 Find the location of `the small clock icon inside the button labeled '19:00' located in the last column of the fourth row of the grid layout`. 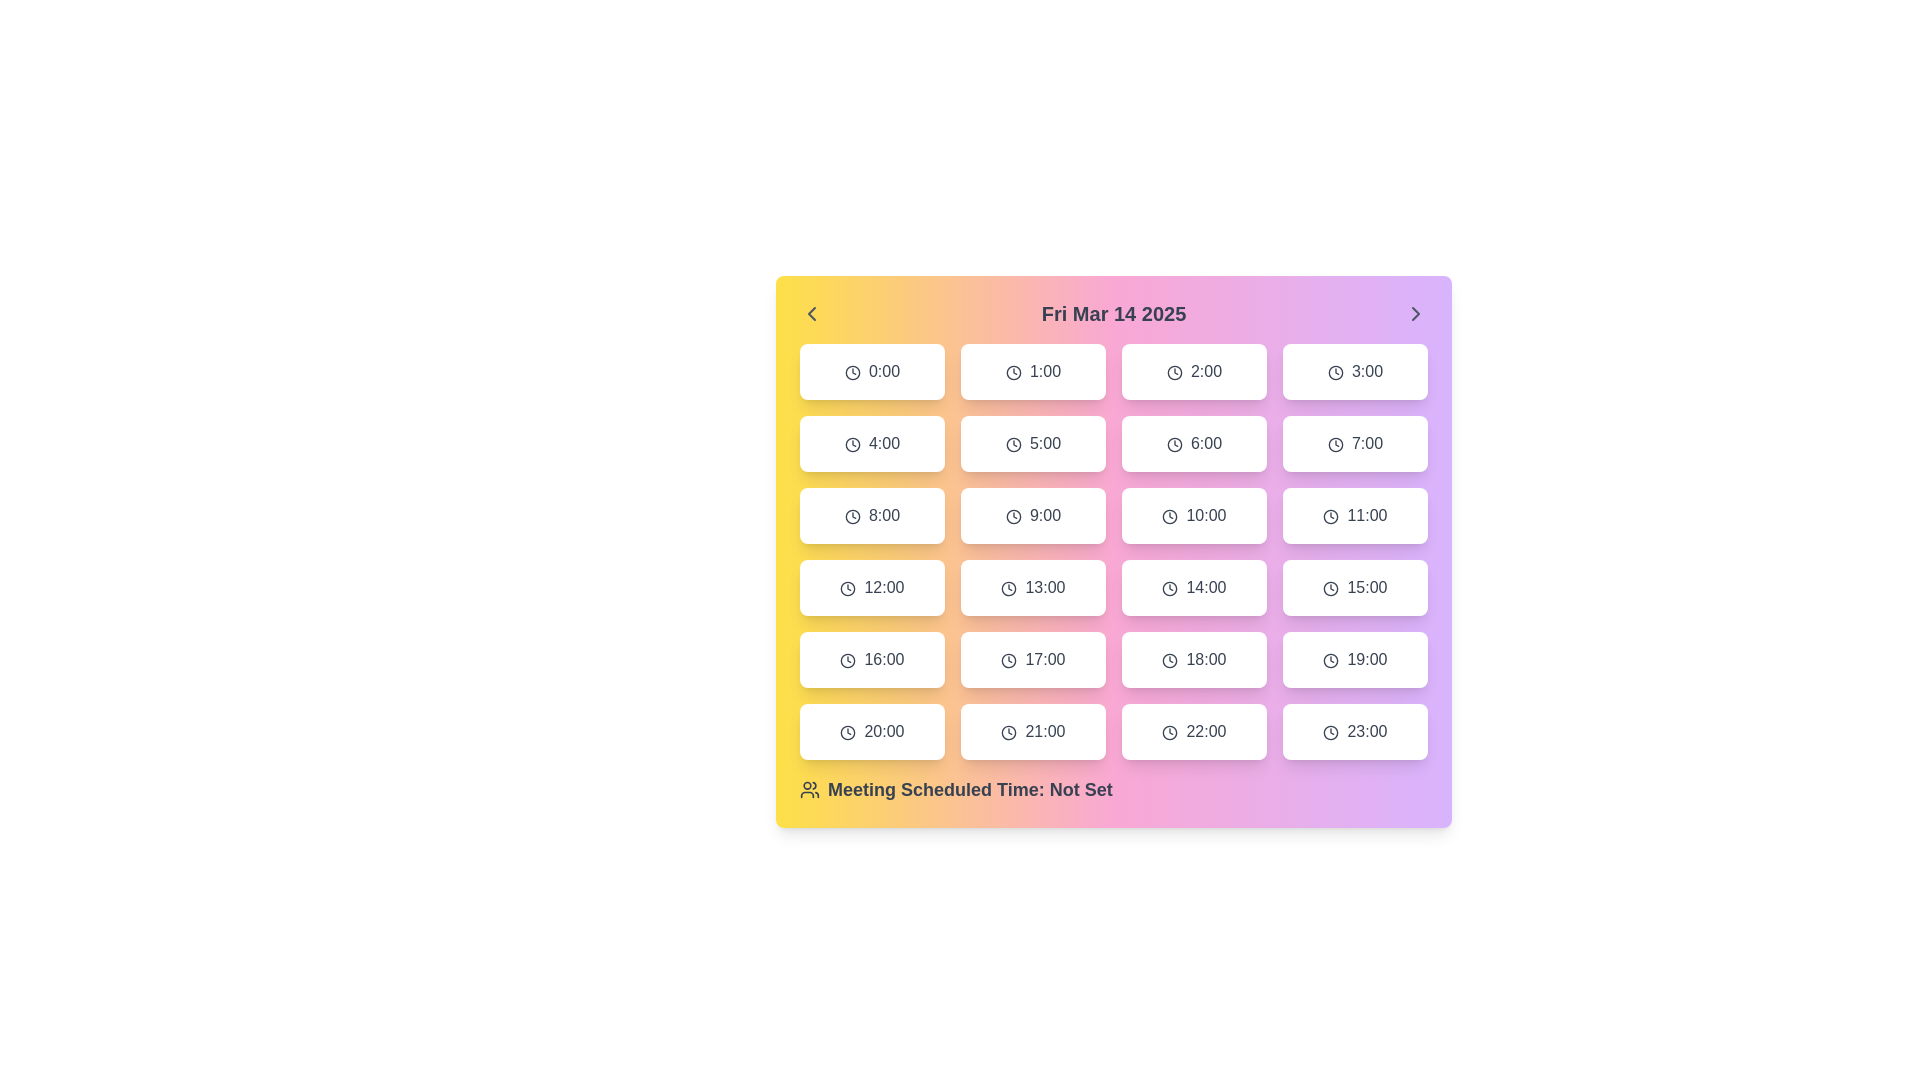

the small clock icon inside the button labeled '19:00' located in the last column of the fourth row of the grid layout is located at coordinates (1331, 660).